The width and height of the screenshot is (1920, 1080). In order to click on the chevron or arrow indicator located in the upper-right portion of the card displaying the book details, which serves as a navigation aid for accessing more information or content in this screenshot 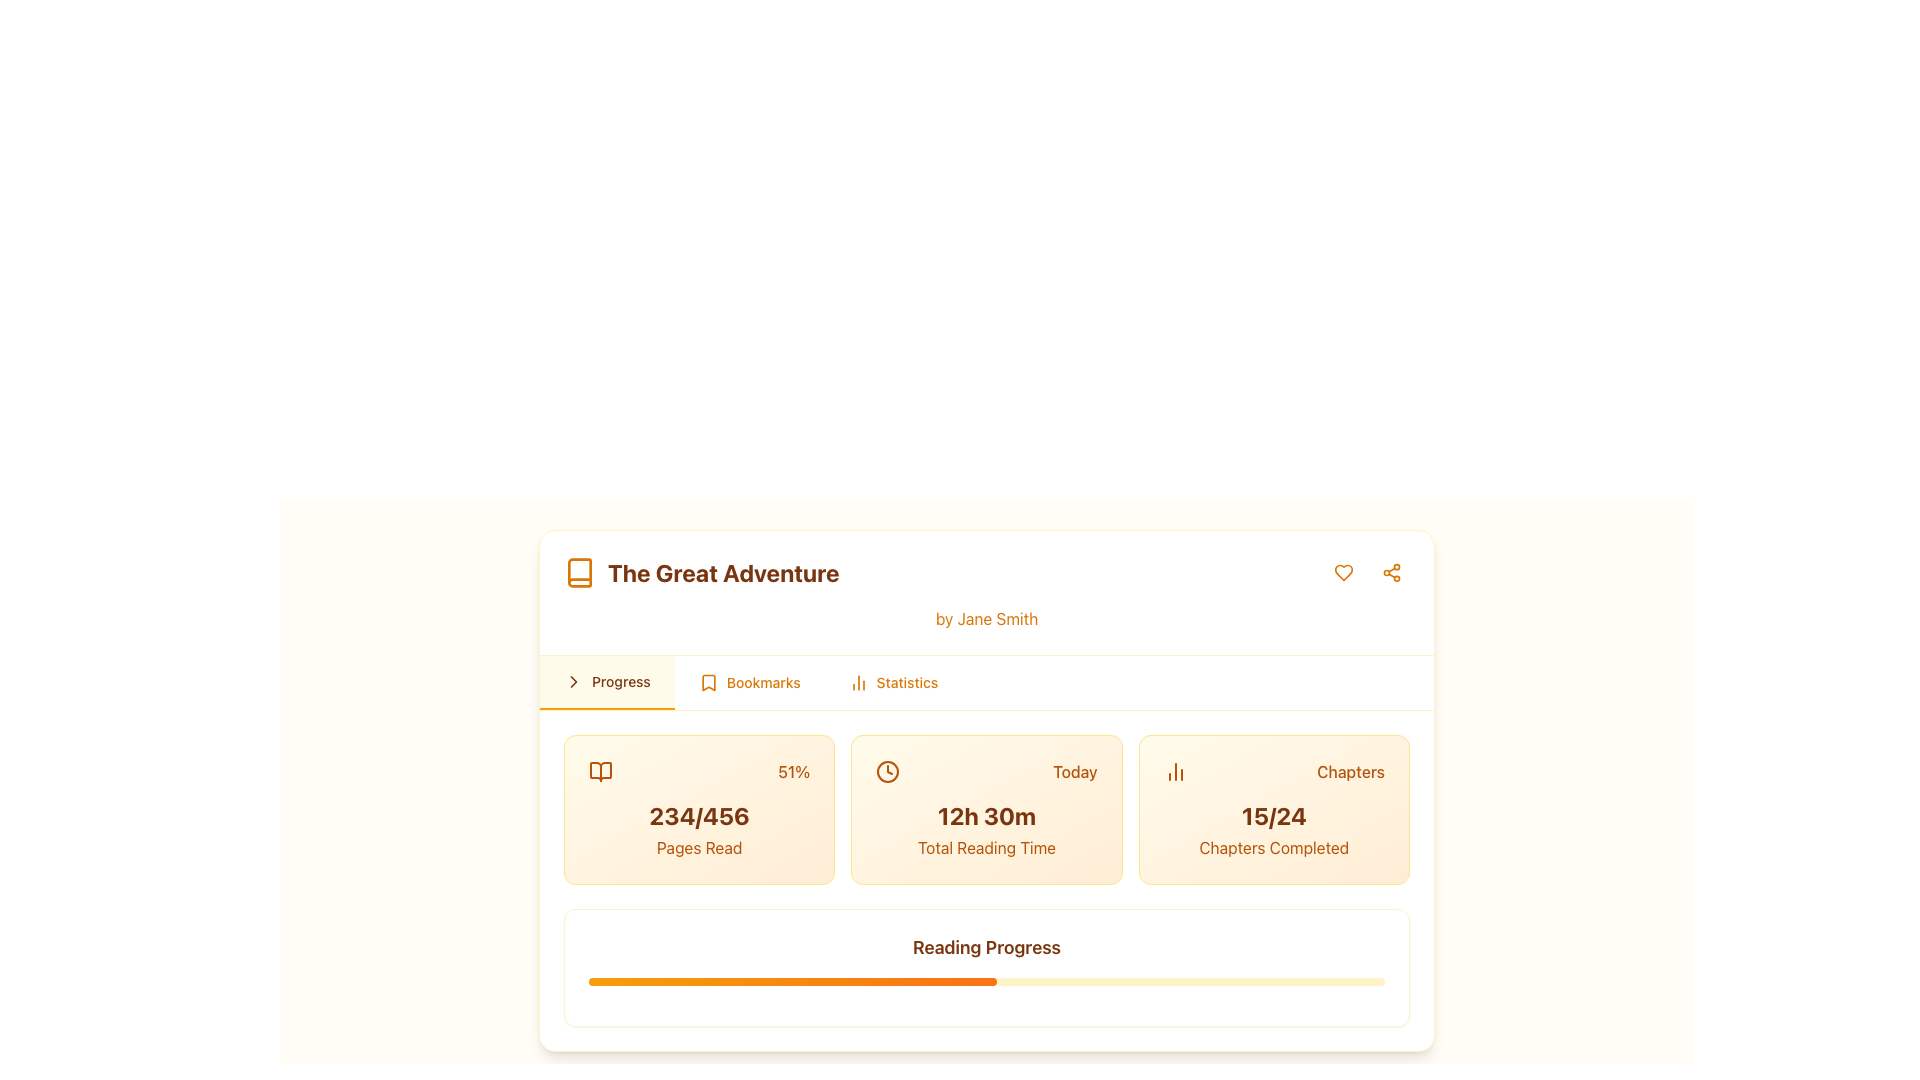, I will do `click(573, 681)`.